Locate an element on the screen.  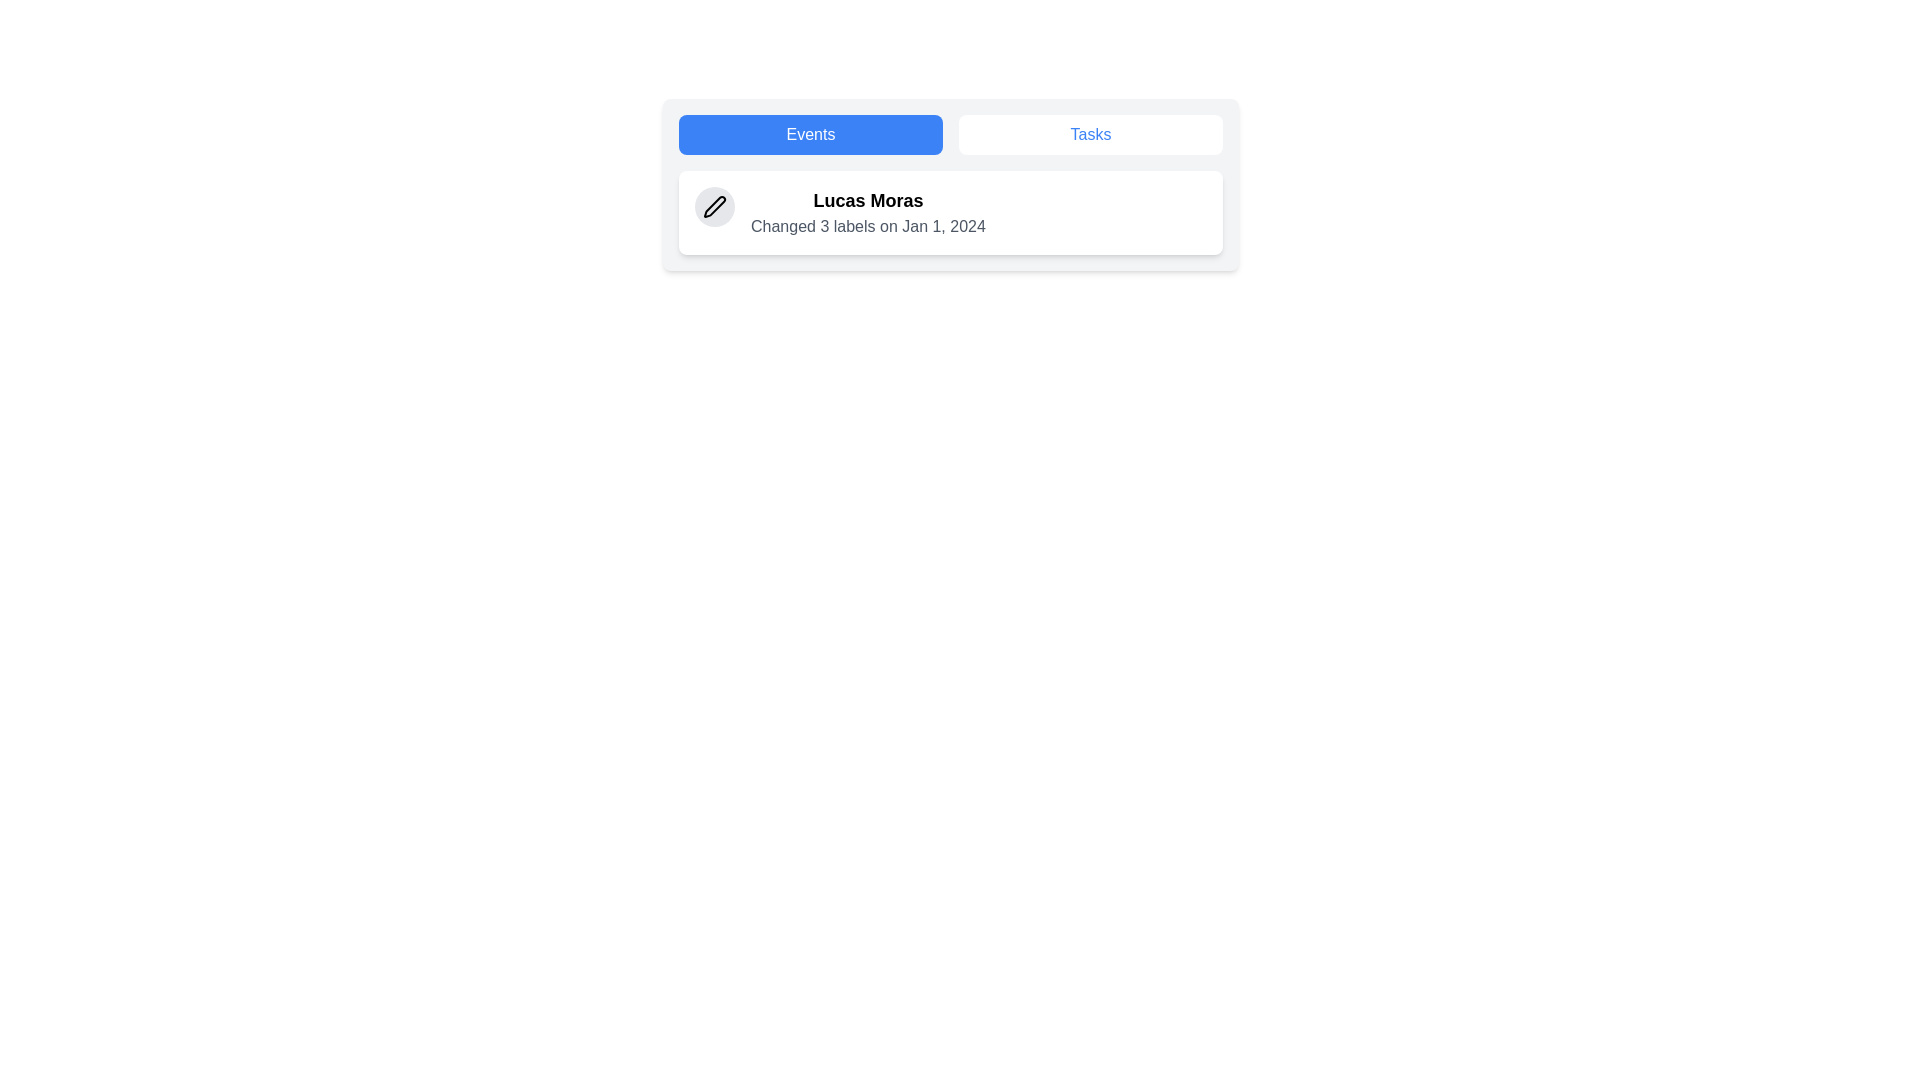
the button located to the left of the text 'Lucas Moras Changed 3 labels on Jan 1, 2024' is located at coordinates (715, 207).